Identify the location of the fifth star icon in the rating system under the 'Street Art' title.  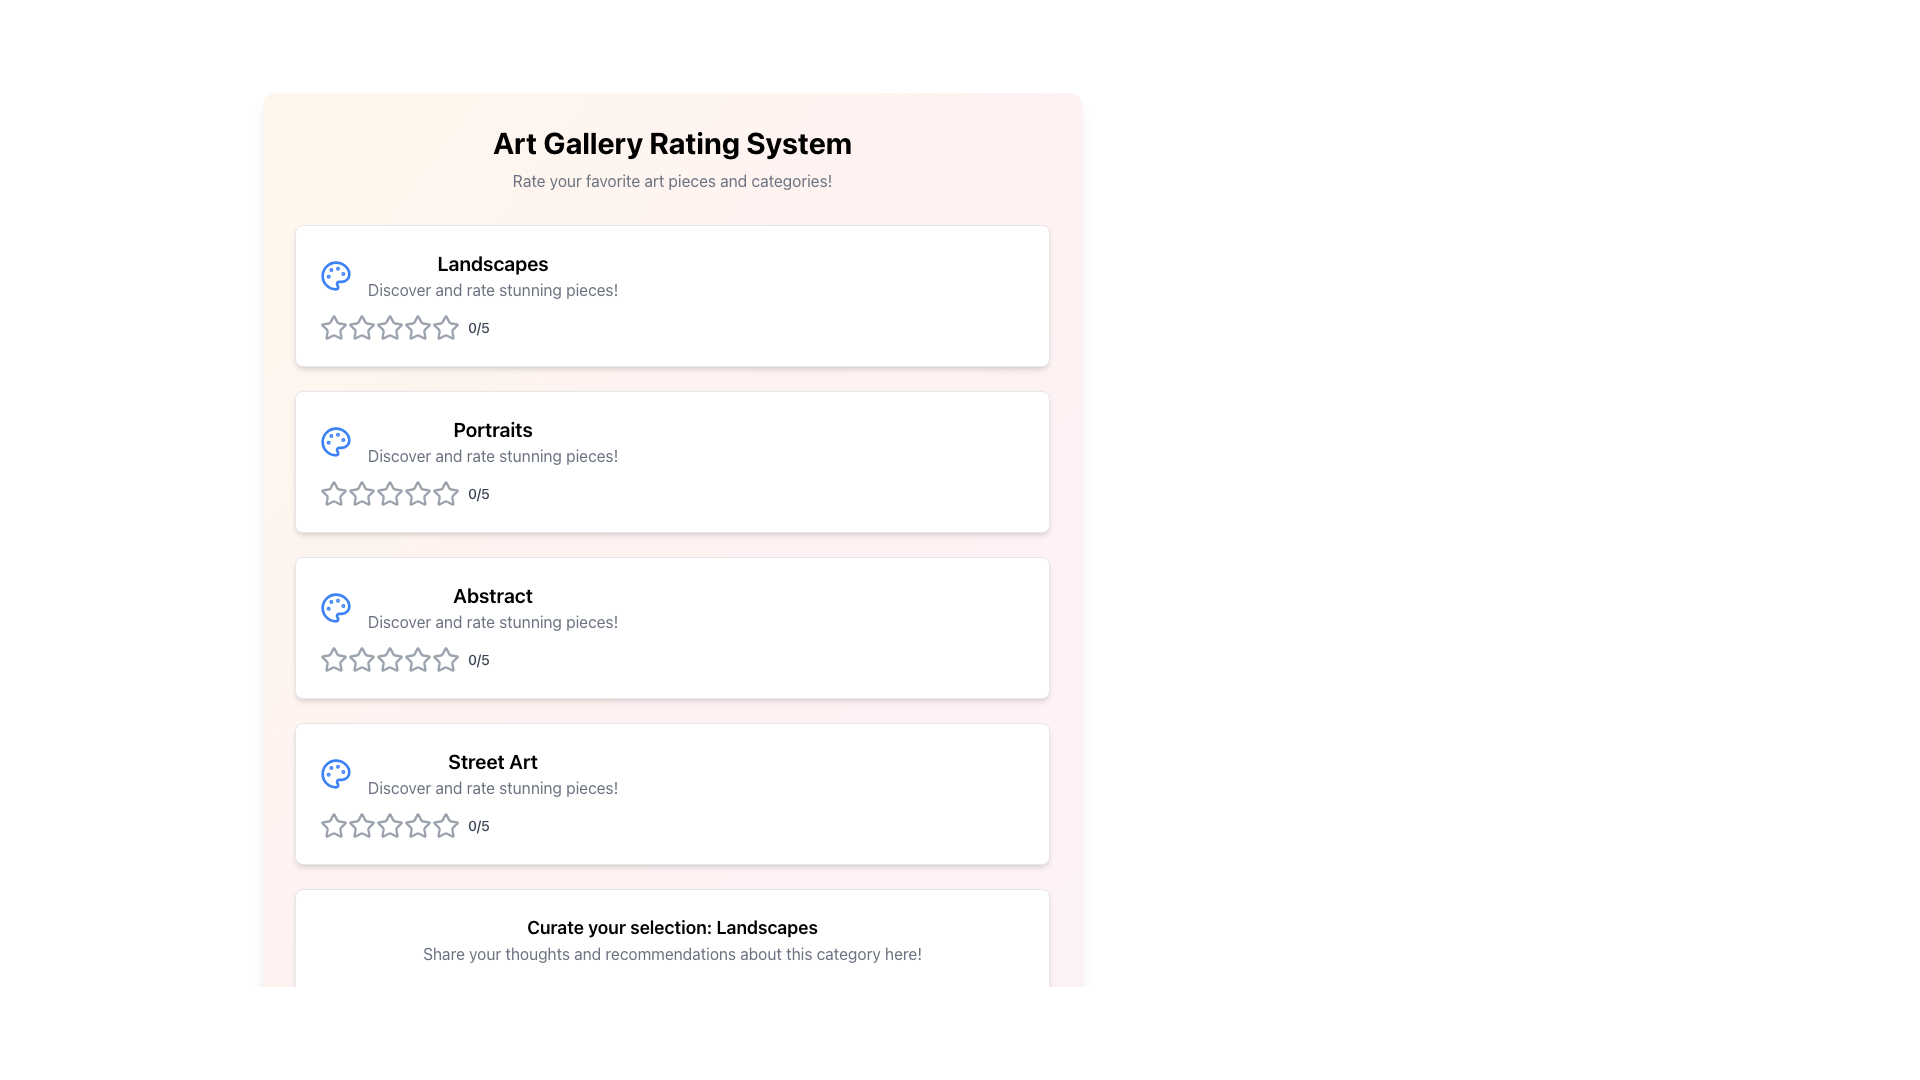
(416, 825).